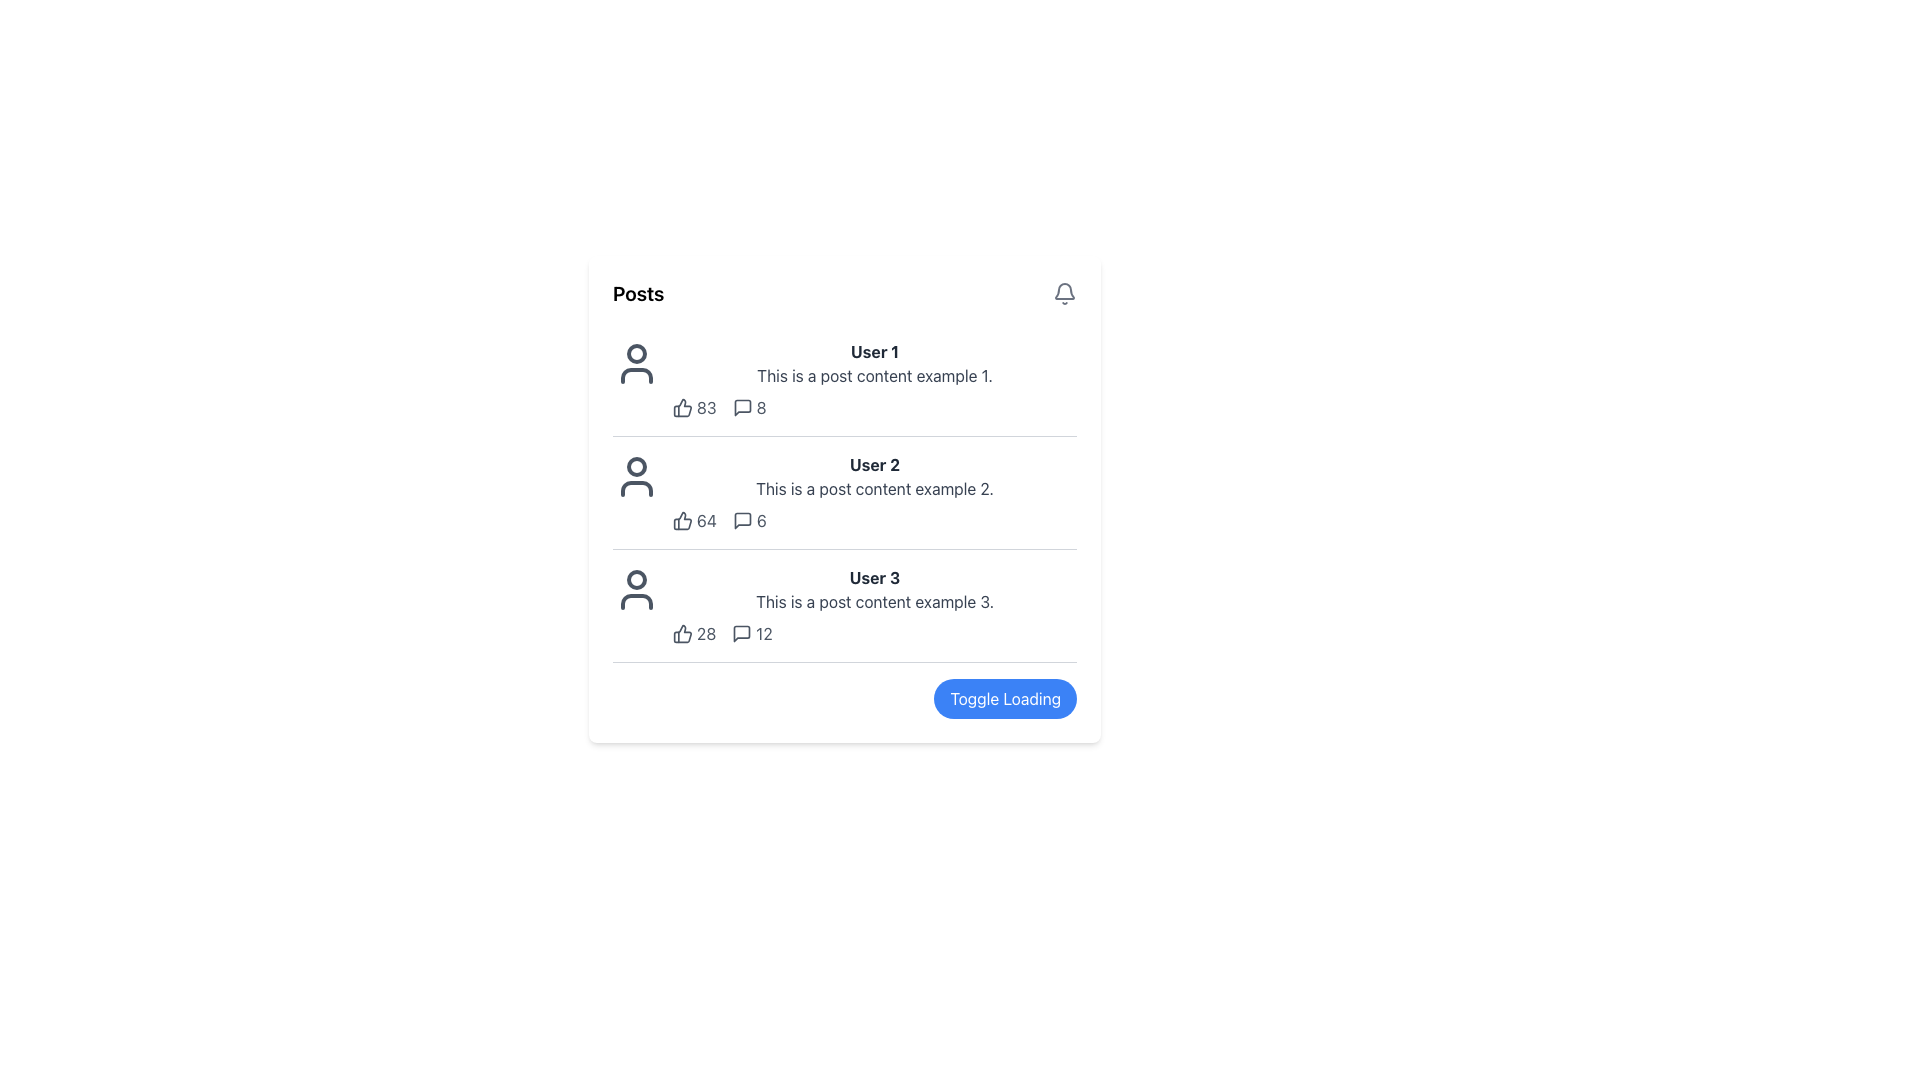 The height and width of the screenshot is (1080, 1920). What do you see at coordinates (874, 489) in the screenshot?
I see `the text displaying 'This is a post content example 2.' located in the second post of a vertical list, below 'User 2' and above interaction counts` at bounding box center [874, 489].